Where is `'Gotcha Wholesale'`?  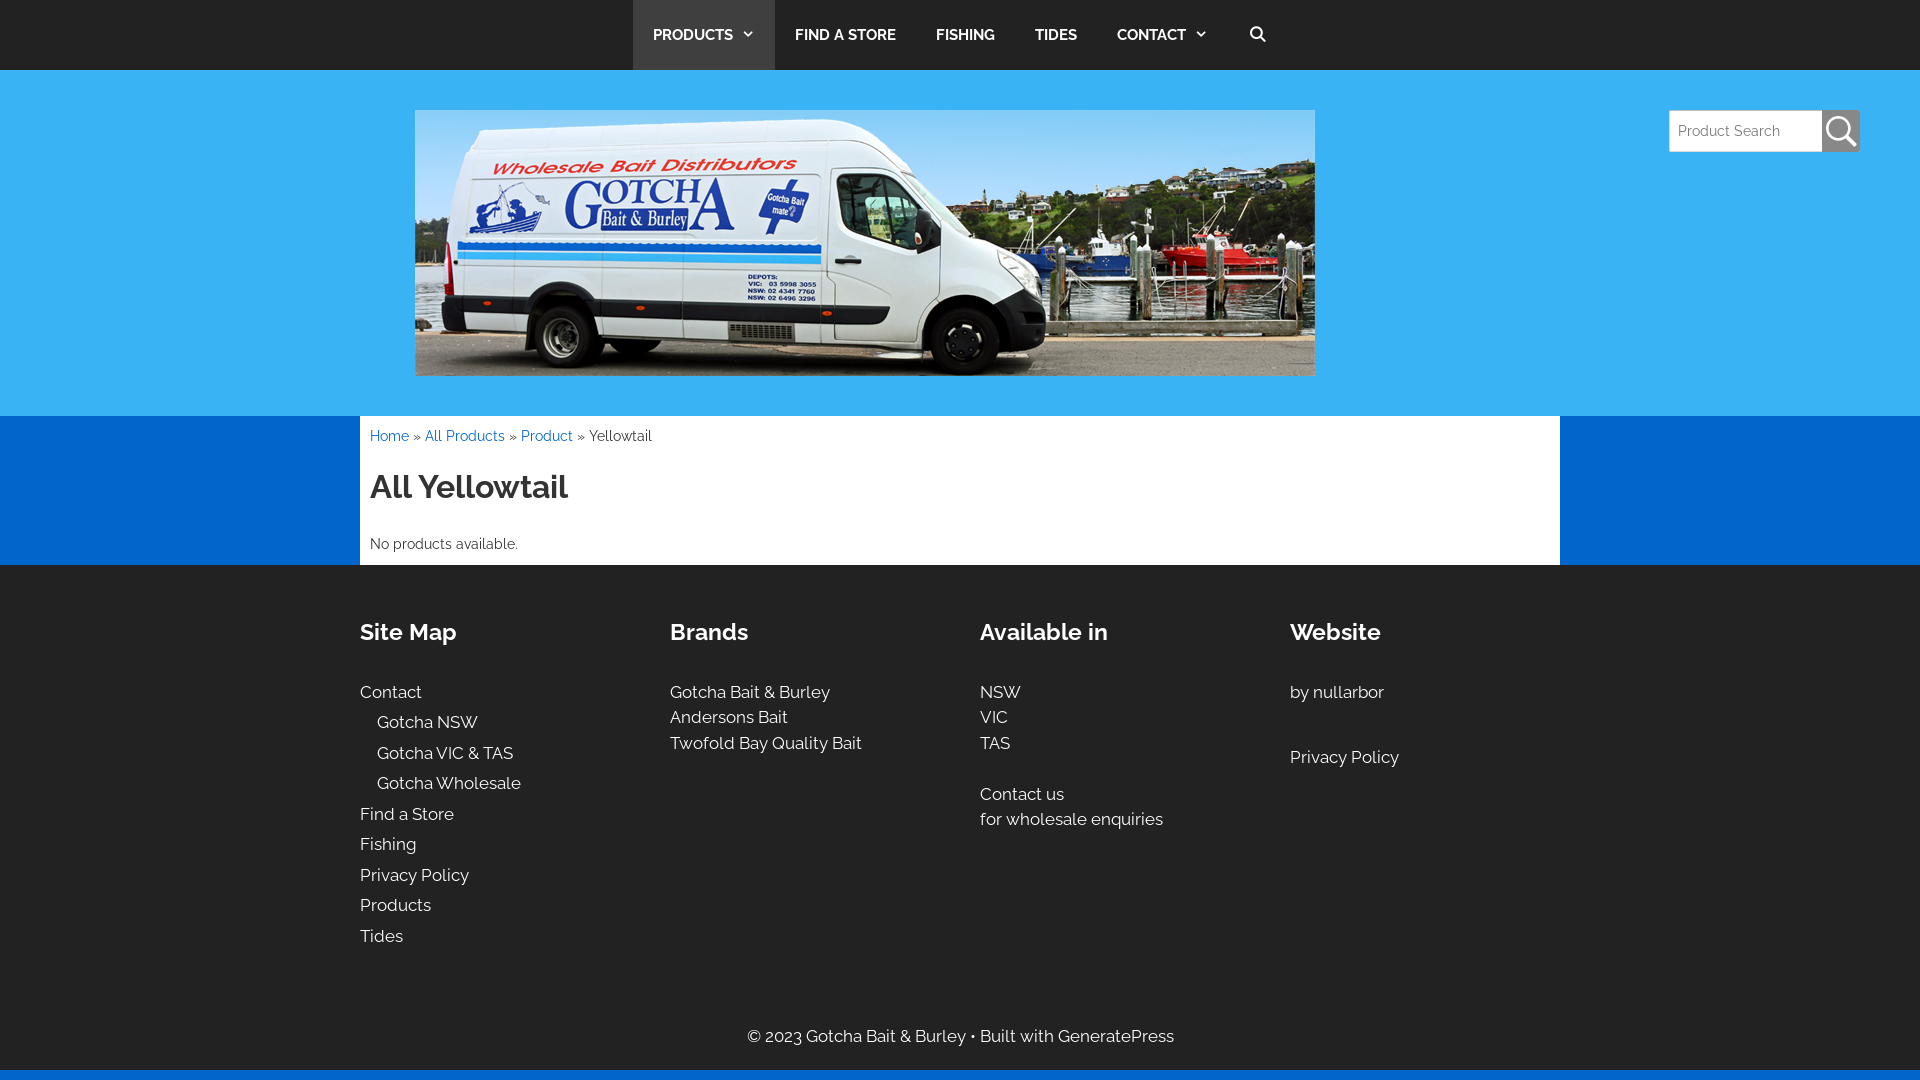
'Gotcha Wholesale' is located at coordinates (448, 782).